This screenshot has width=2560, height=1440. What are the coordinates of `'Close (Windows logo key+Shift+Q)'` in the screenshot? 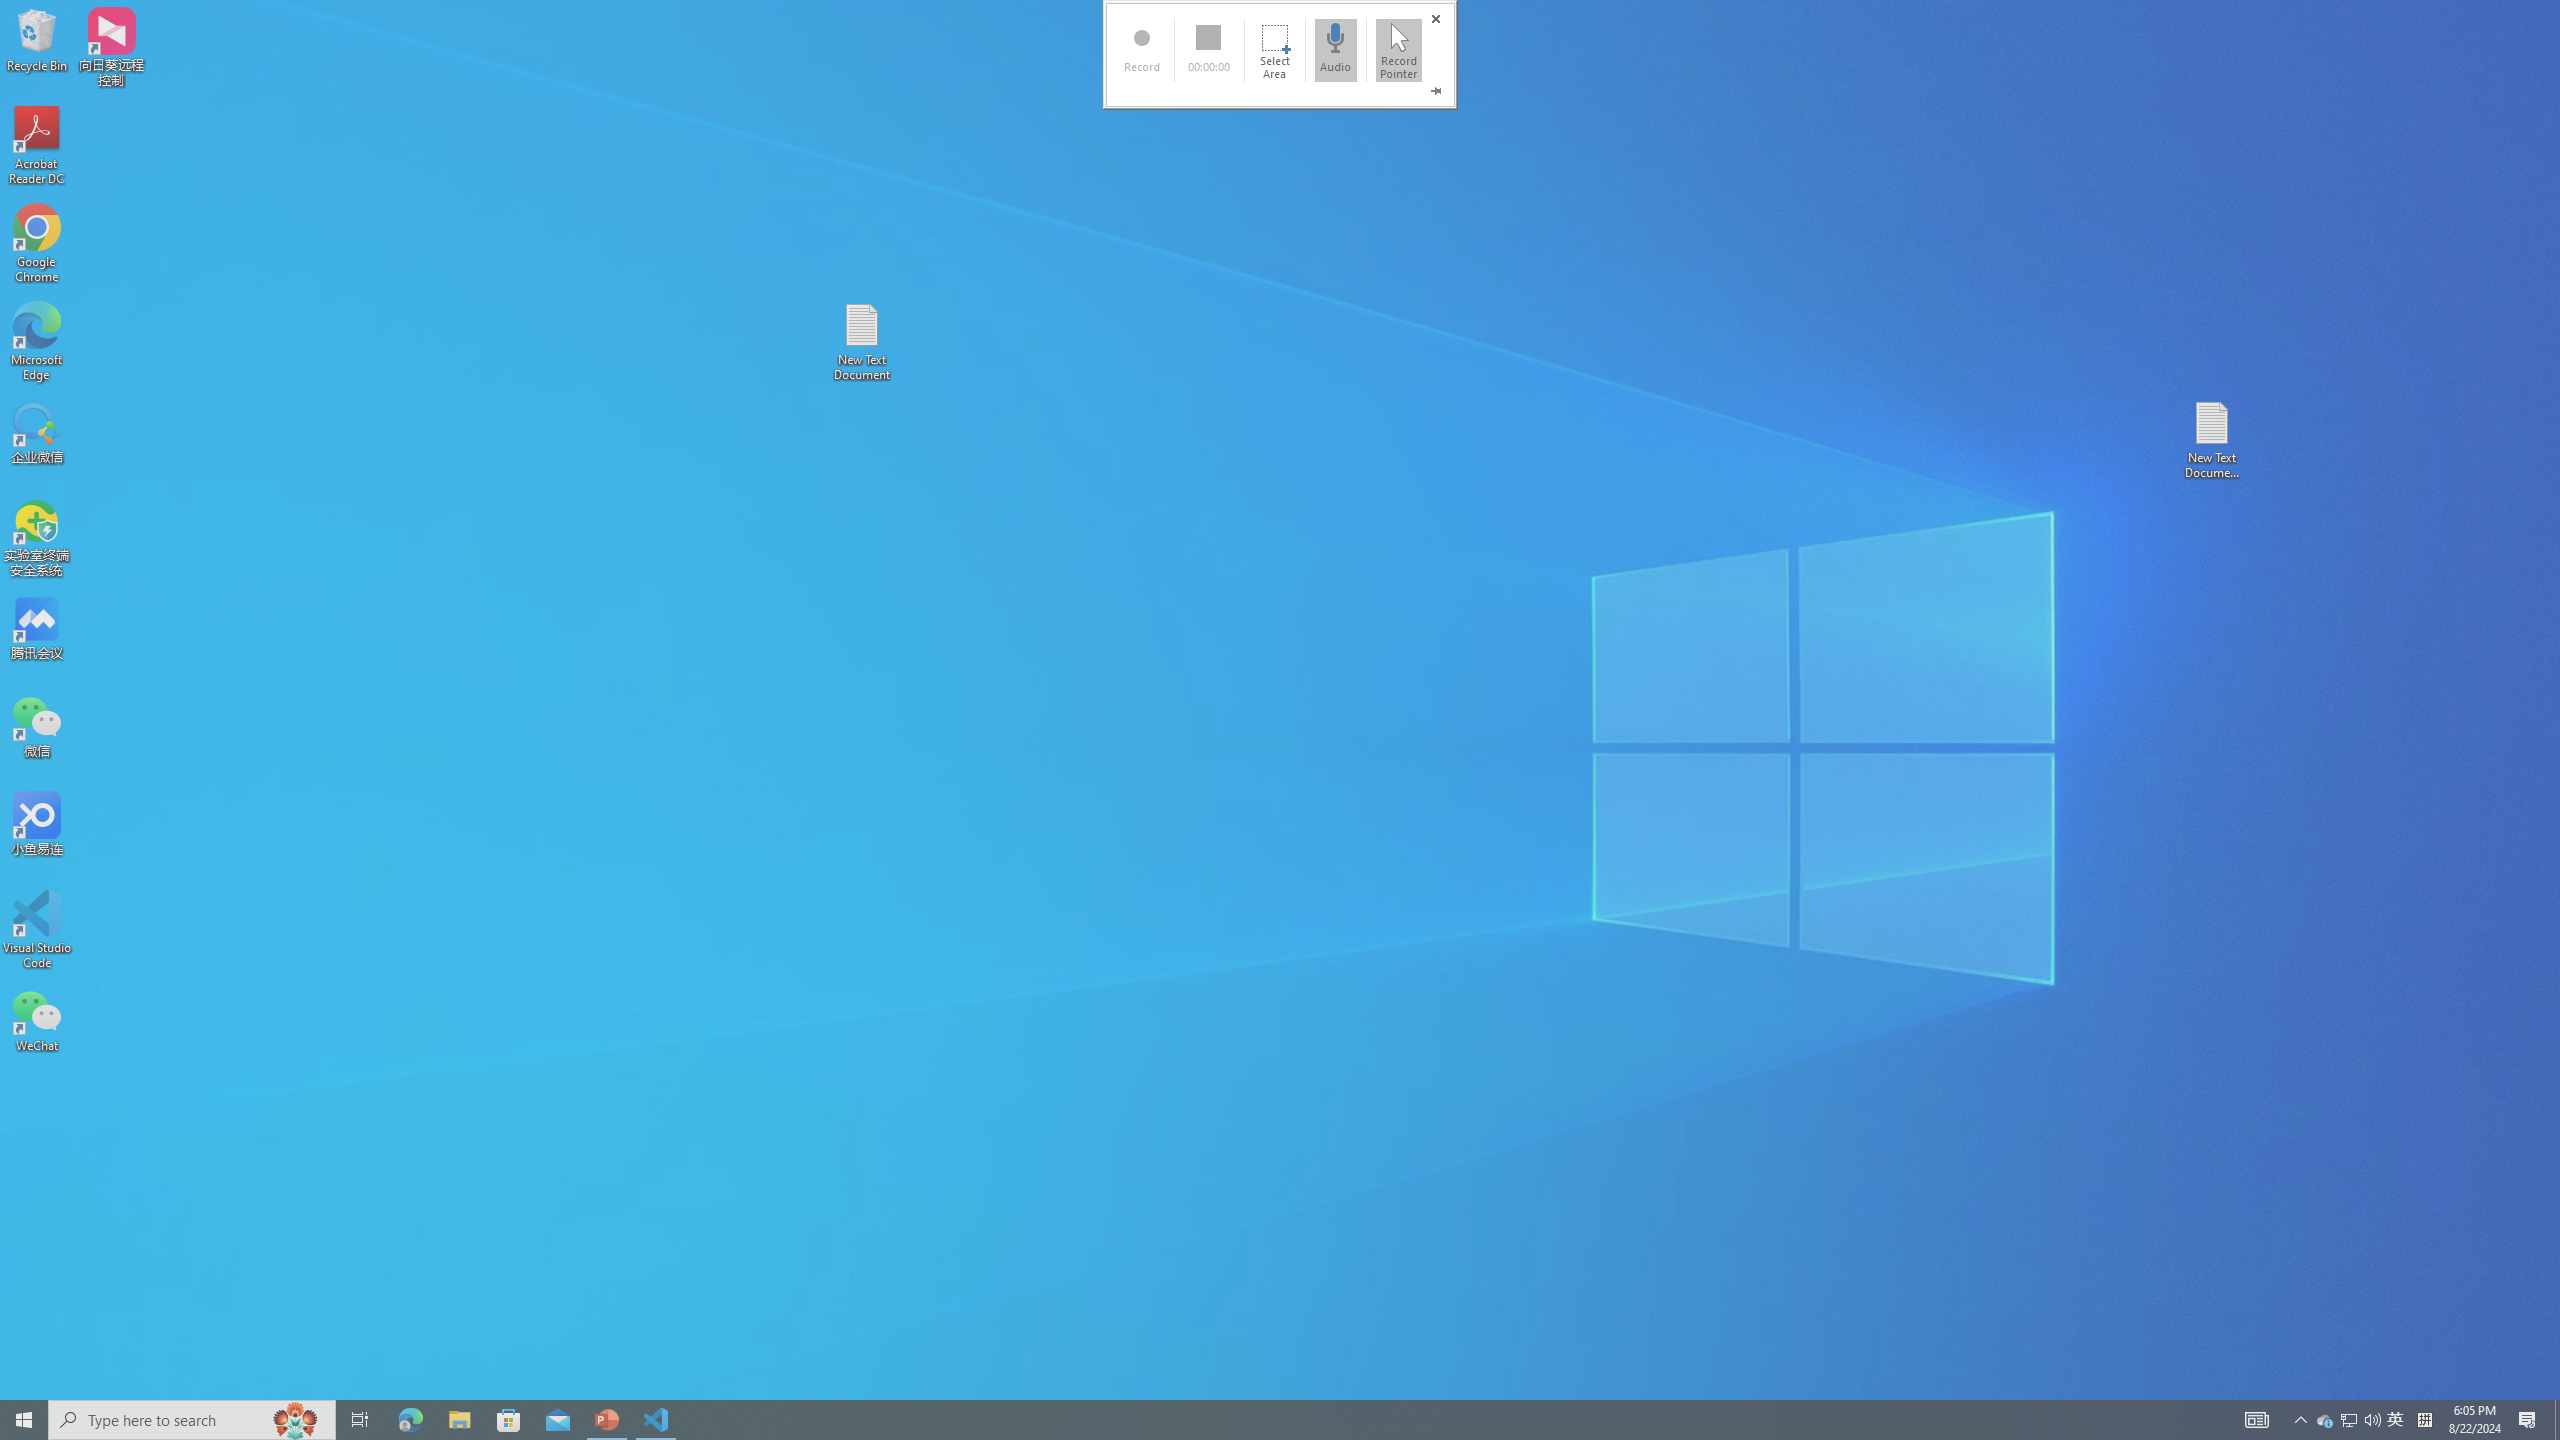 It's located at (1435, 19).